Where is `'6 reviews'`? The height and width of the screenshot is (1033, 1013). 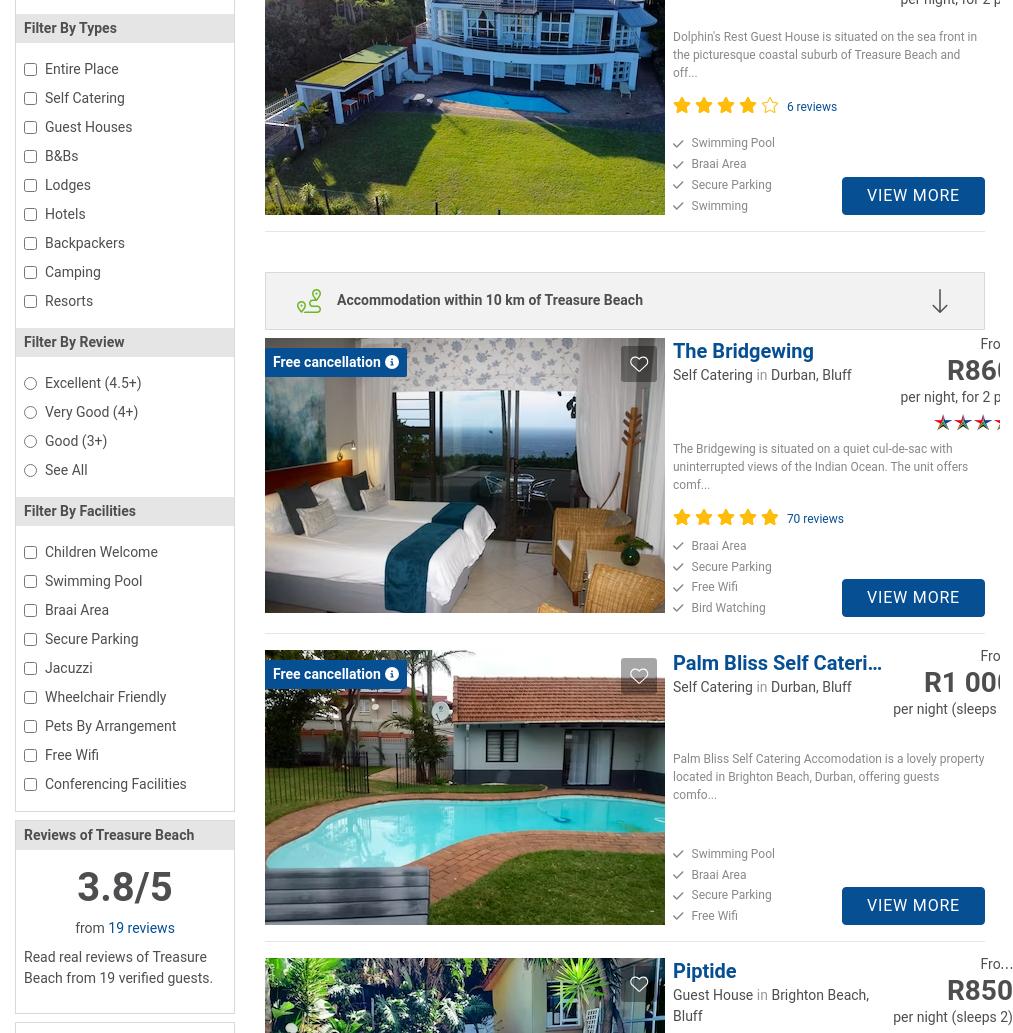 '6 reviews' is located at coordinates (785, 105).